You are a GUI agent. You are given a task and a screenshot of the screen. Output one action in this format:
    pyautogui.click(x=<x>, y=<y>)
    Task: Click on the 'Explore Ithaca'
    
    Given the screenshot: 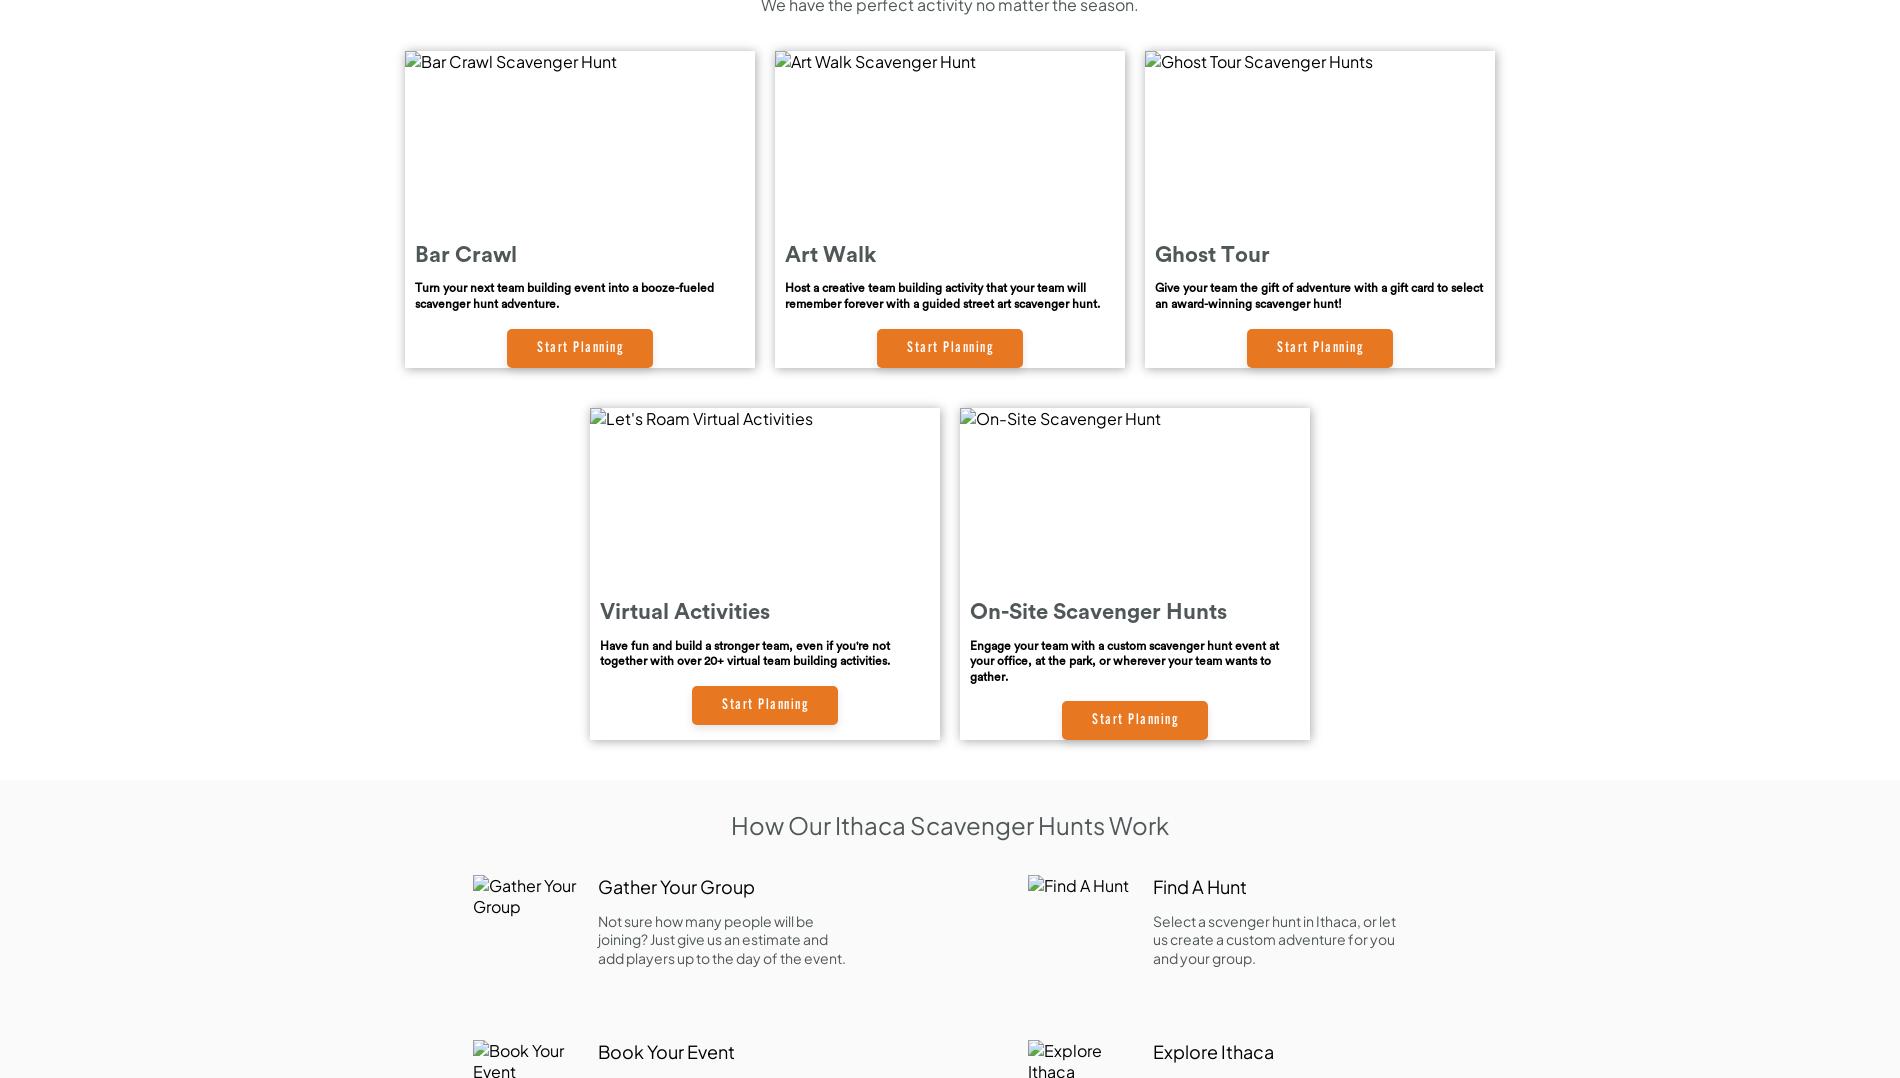 What is the action you would take?
    pyautogui.click(x=1211, y=1051)
    